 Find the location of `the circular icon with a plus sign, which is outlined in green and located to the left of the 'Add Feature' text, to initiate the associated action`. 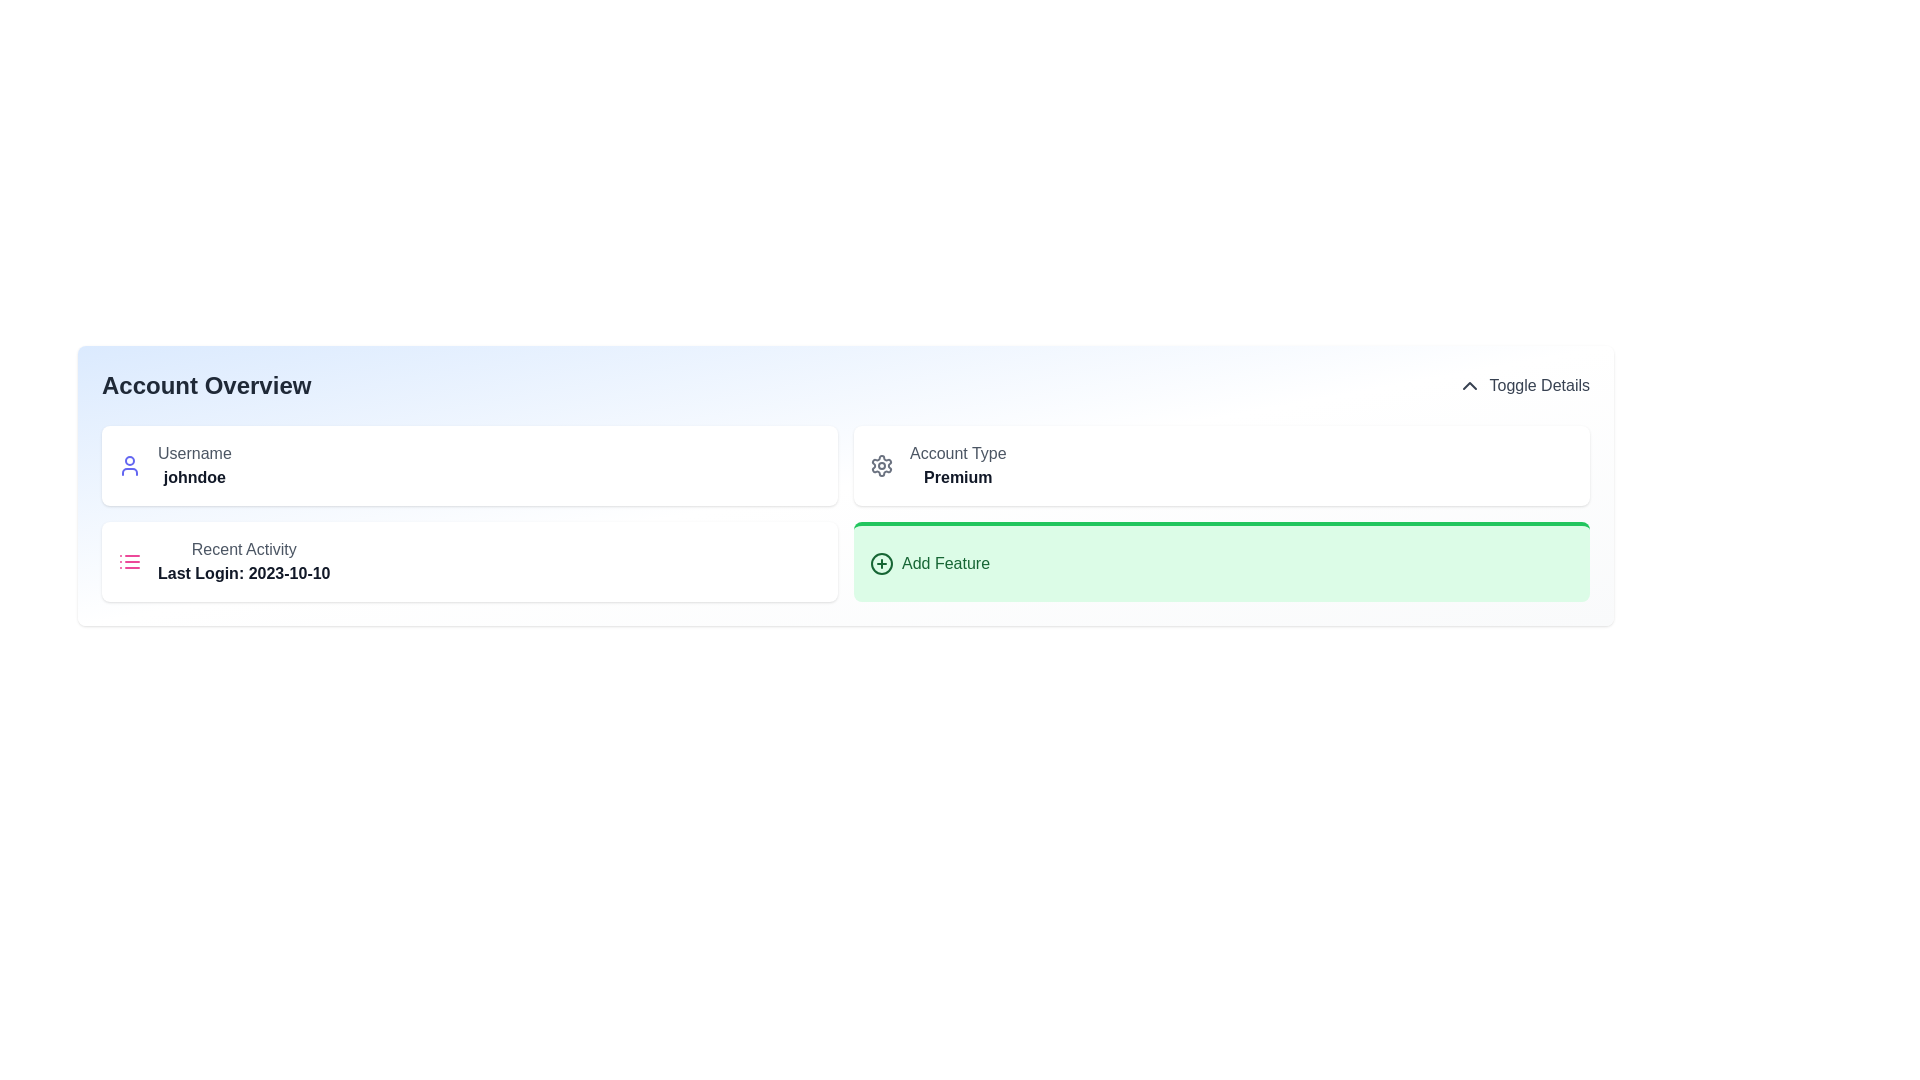

the circular icon with a plus sign, which is outlined in green and located to the left of the 'Add Feature' text, to initiate the associated action is located at coordinates (881, 563).